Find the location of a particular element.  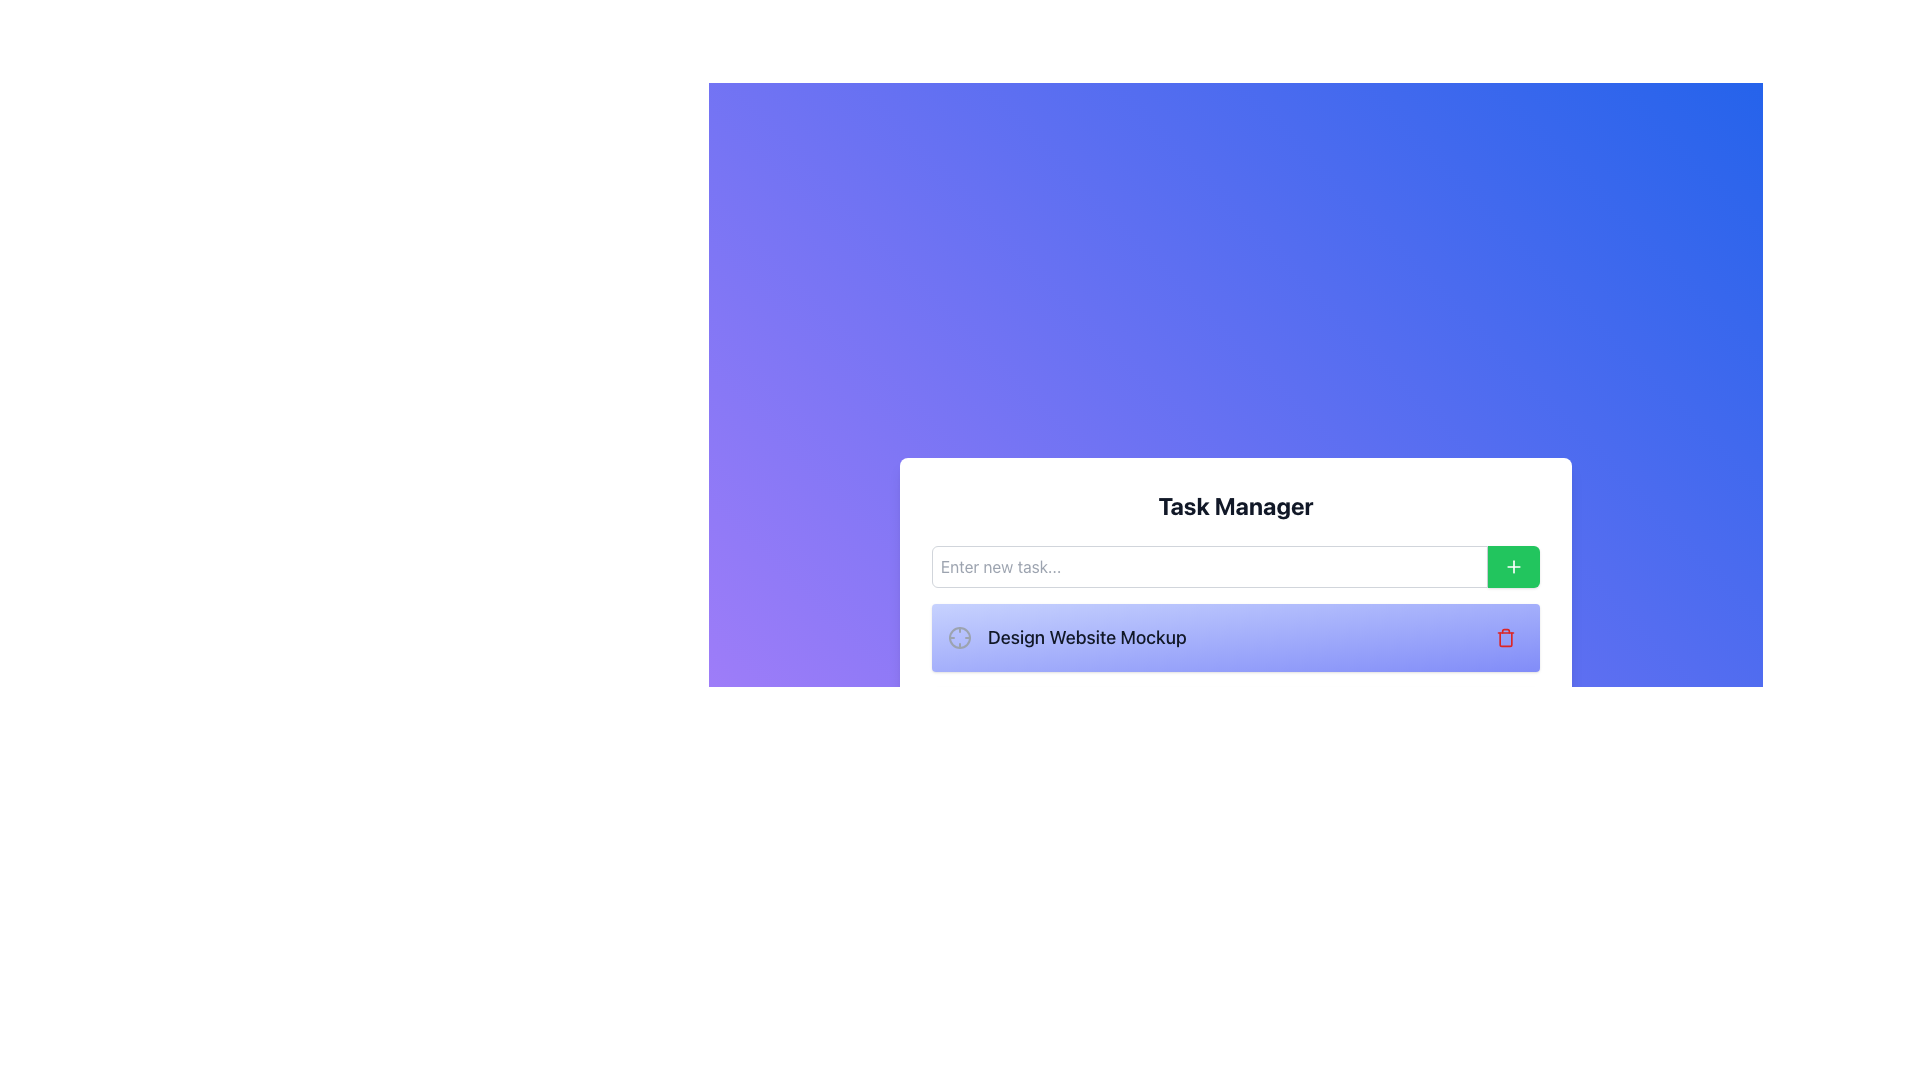

the first task in the Task List, labeled 'Design Website Mockup' is located at coordinates (1235, 678).